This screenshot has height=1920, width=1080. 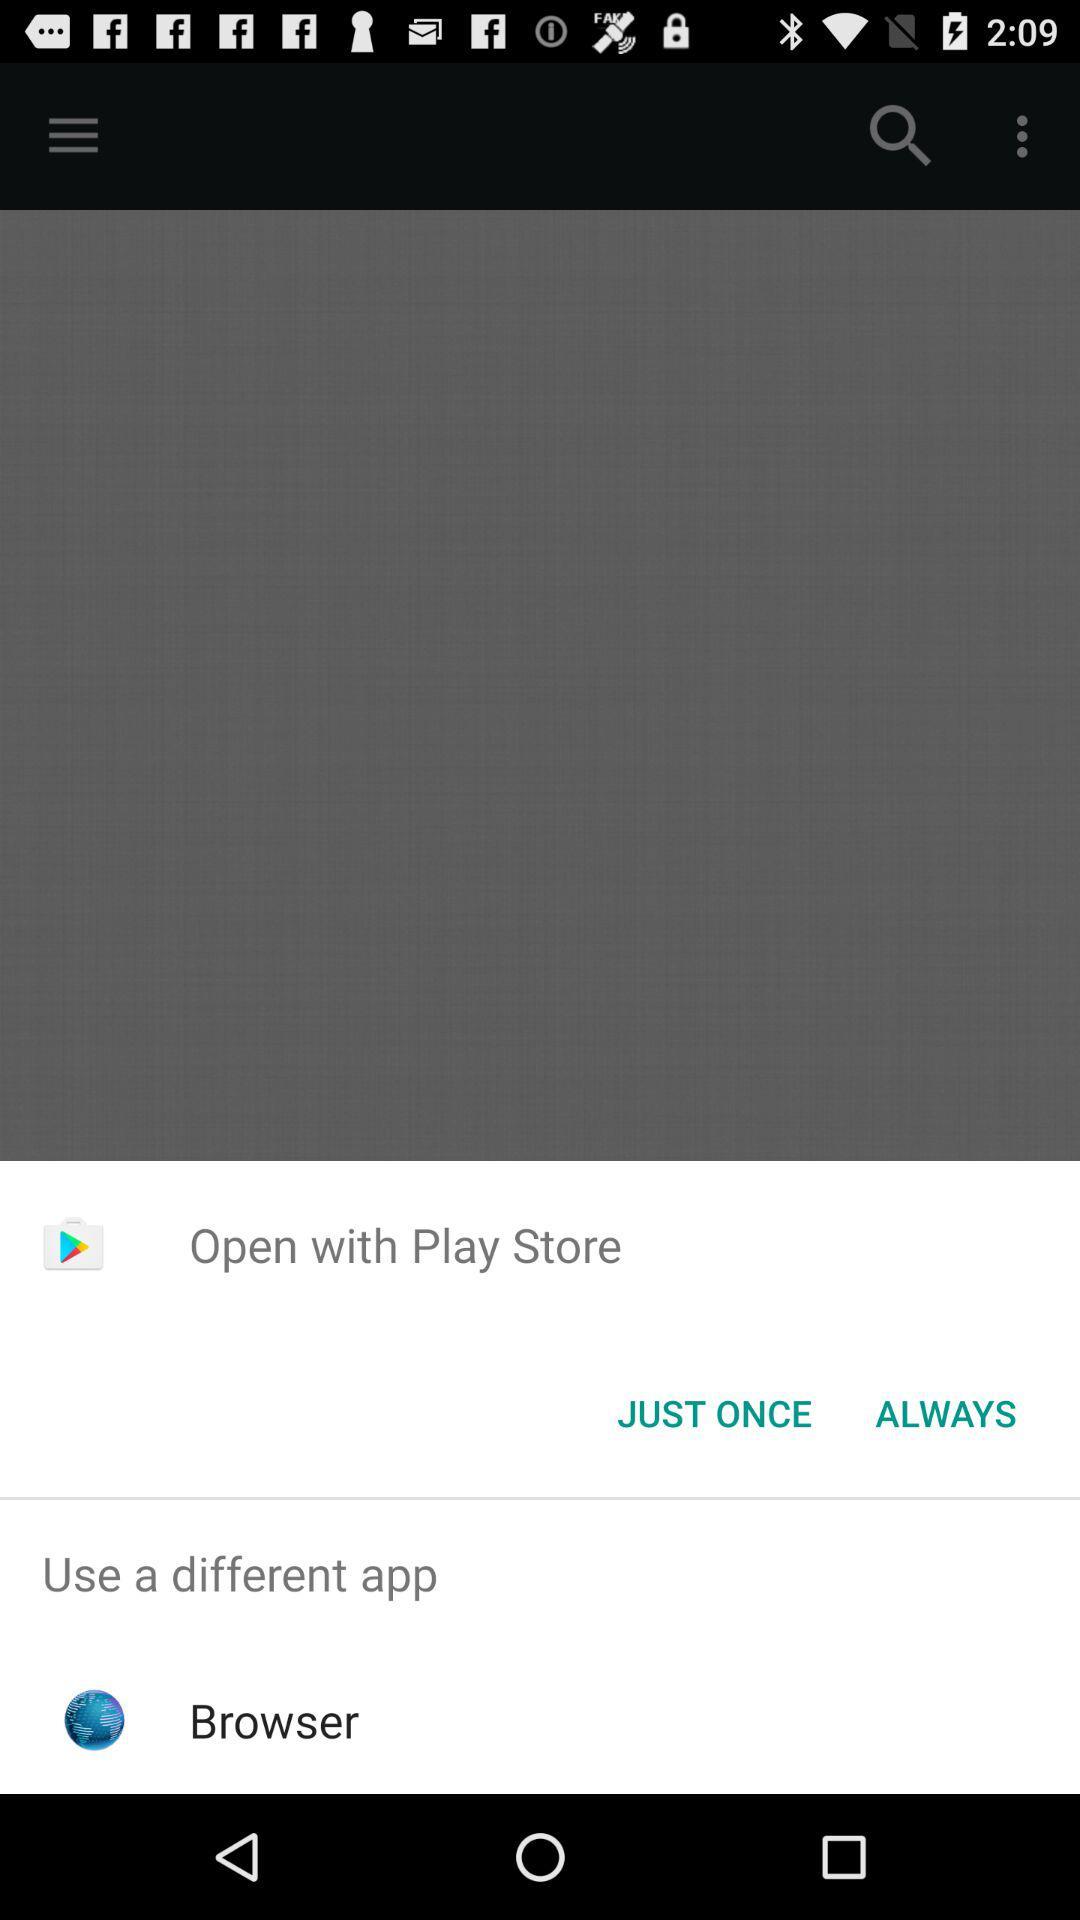 I want to click on icon below the open with play item, so click(x=713, y=1411).